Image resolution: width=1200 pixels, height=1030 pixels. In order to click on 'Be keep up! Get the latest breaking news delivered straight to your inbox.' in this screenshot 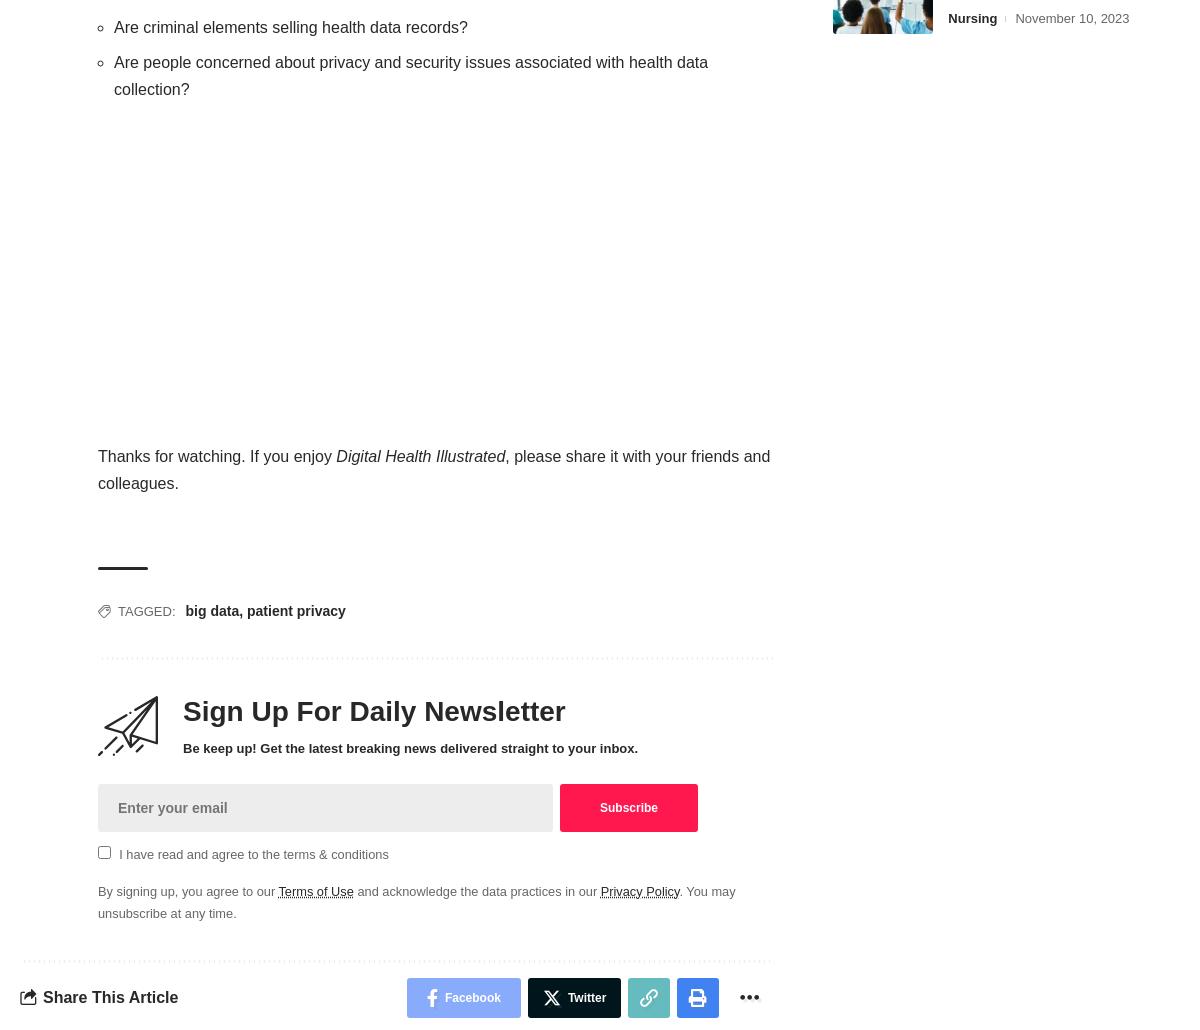, I will do `click(410, 748)`.